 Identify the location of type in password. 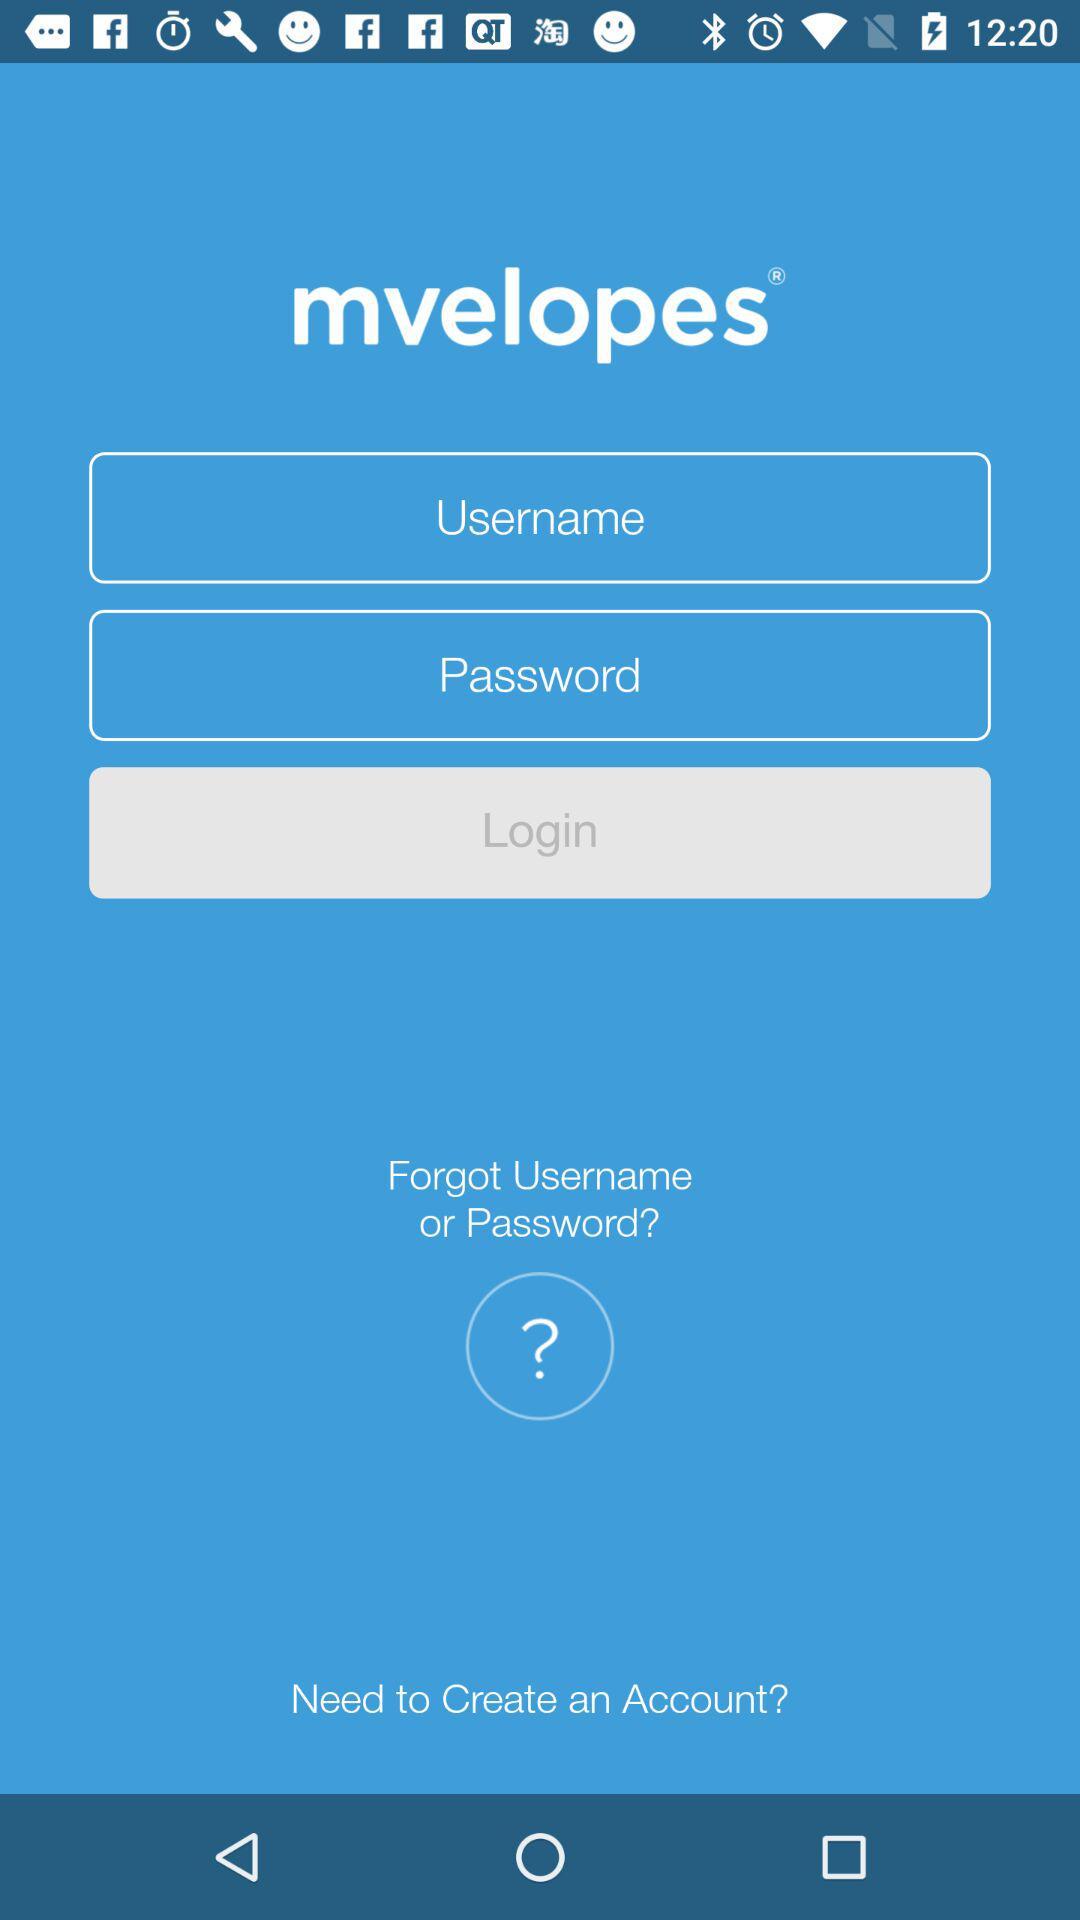
(540, 675).